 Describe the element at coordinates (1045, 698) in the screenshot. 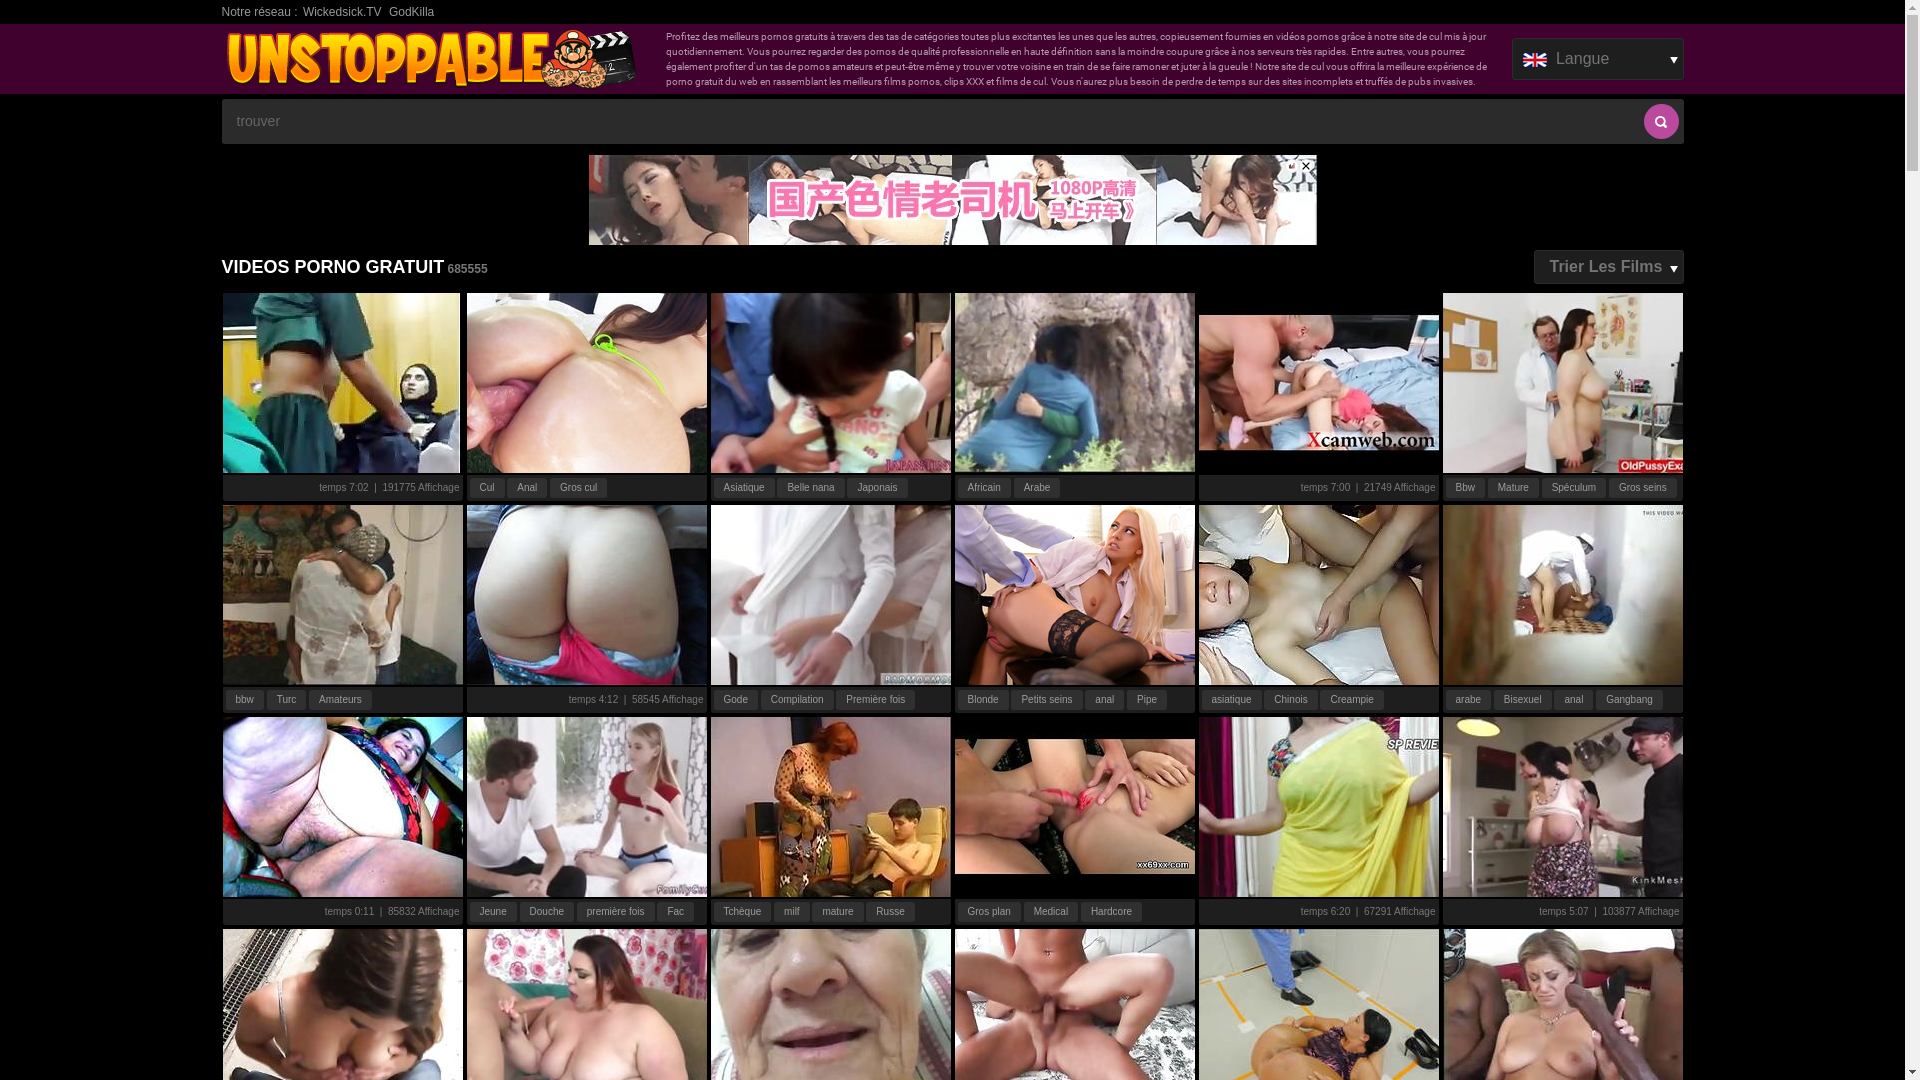

I see `'Petits seins'` at that location.